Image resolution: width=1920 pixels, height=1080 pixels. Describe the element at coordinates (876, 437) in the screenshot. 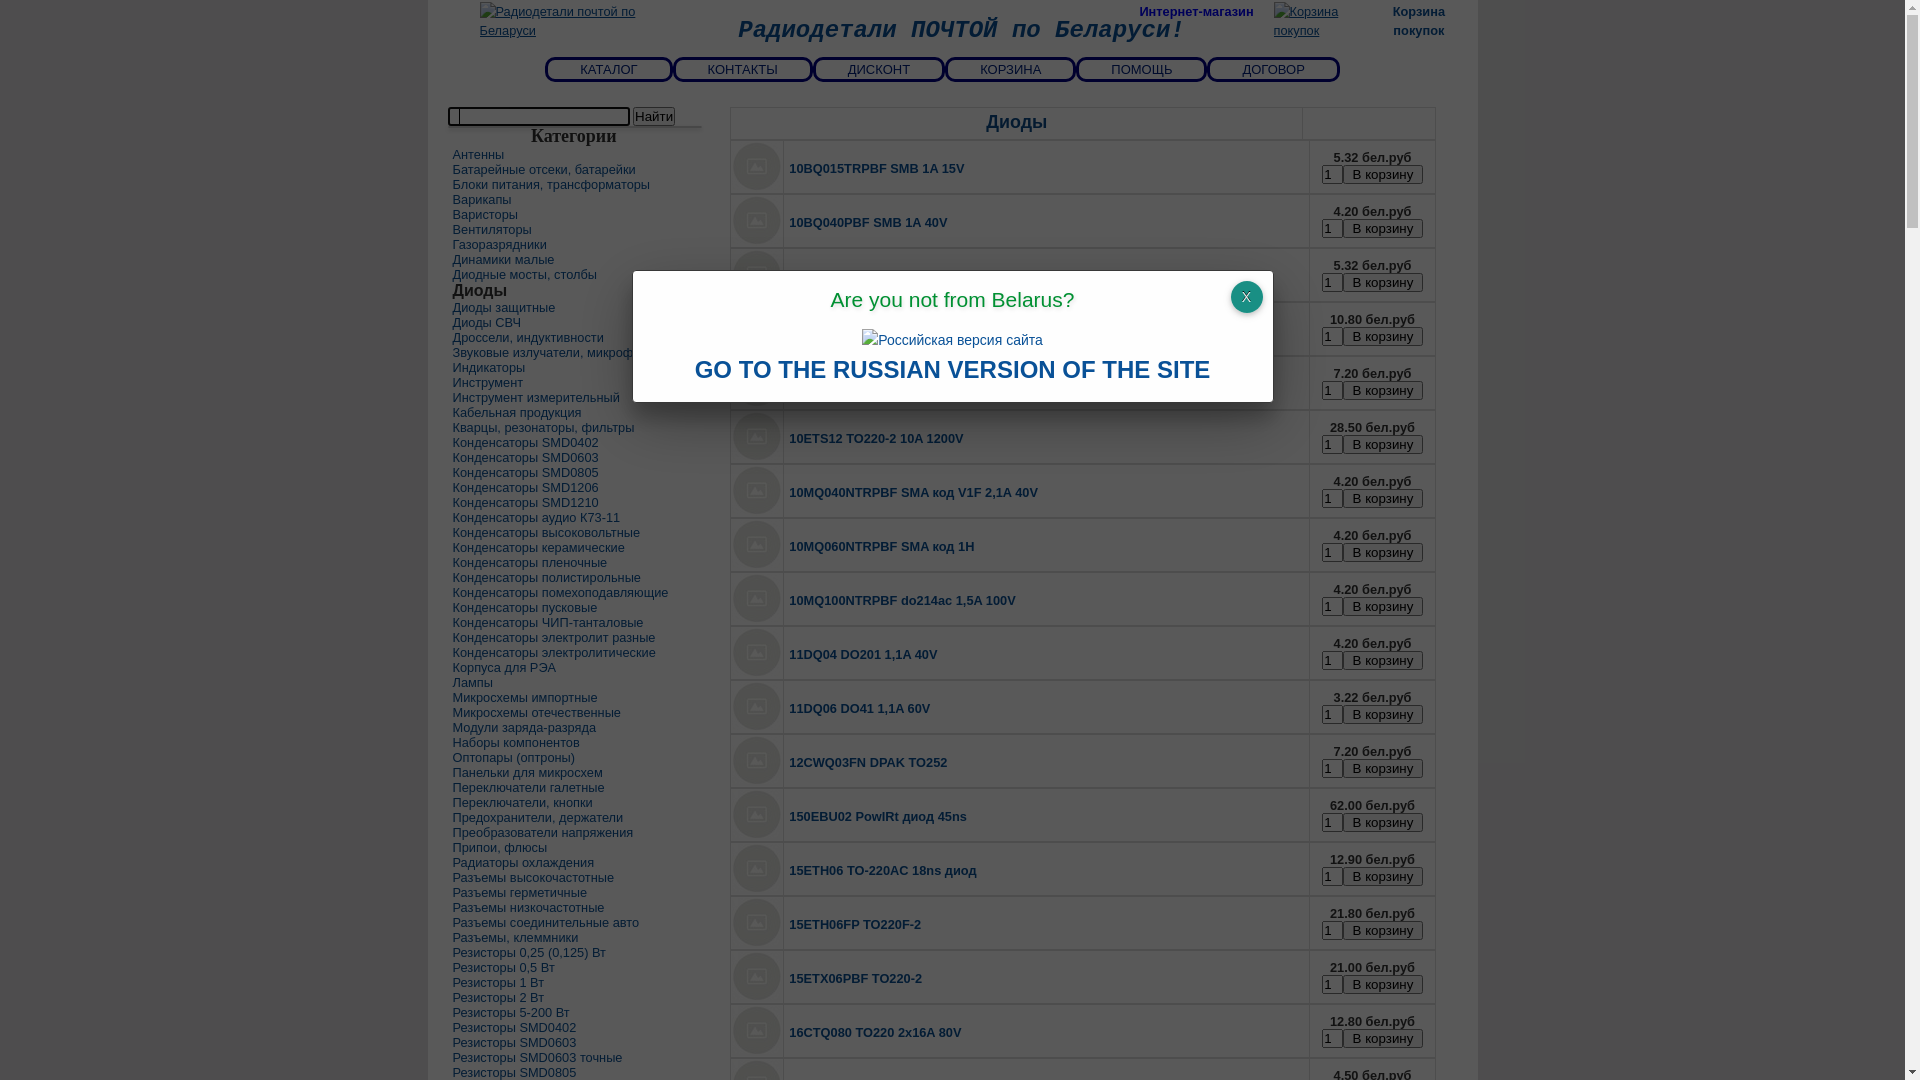

I see `'10ETS12 TO220-2 10A 1200V'` at that location.